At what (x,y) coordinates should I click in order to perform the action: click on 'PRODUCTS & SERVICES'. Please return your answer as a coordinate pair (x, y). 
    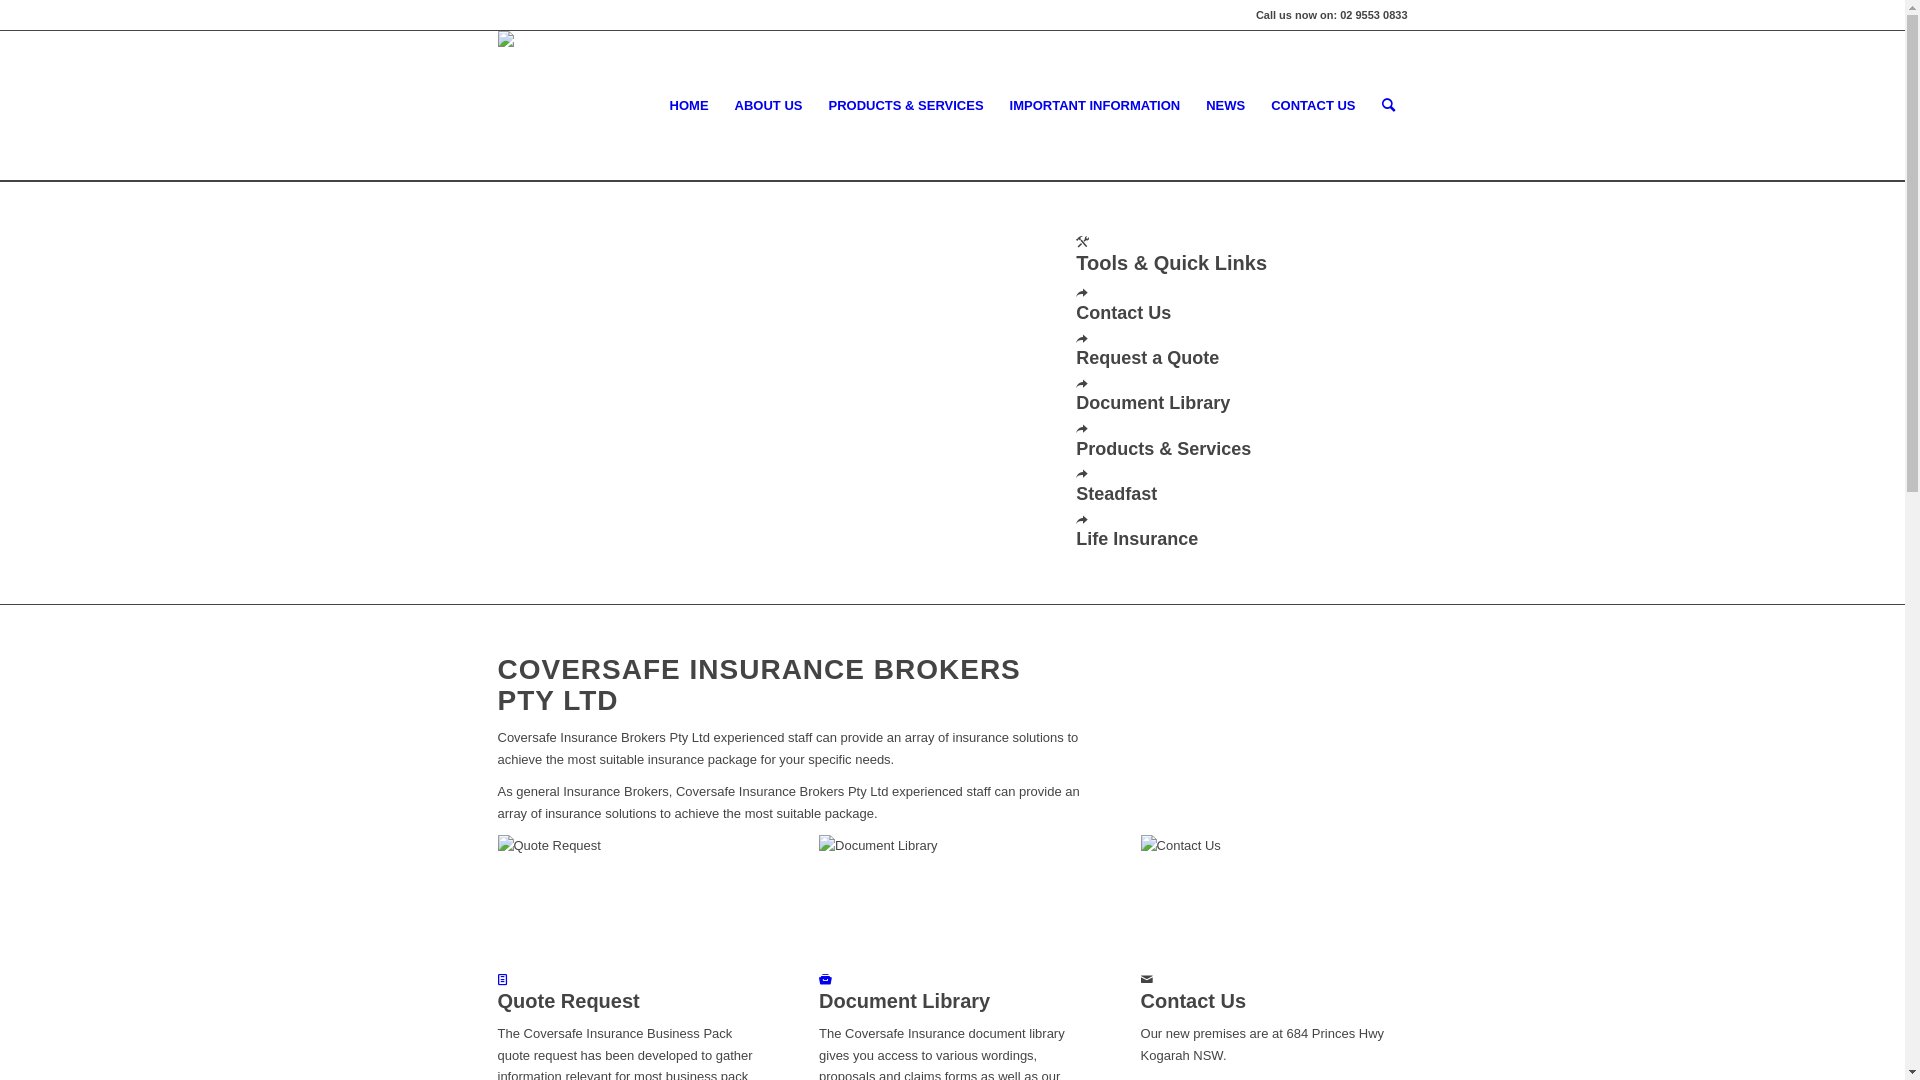
    Looking at the image, I should click on (904, 105).